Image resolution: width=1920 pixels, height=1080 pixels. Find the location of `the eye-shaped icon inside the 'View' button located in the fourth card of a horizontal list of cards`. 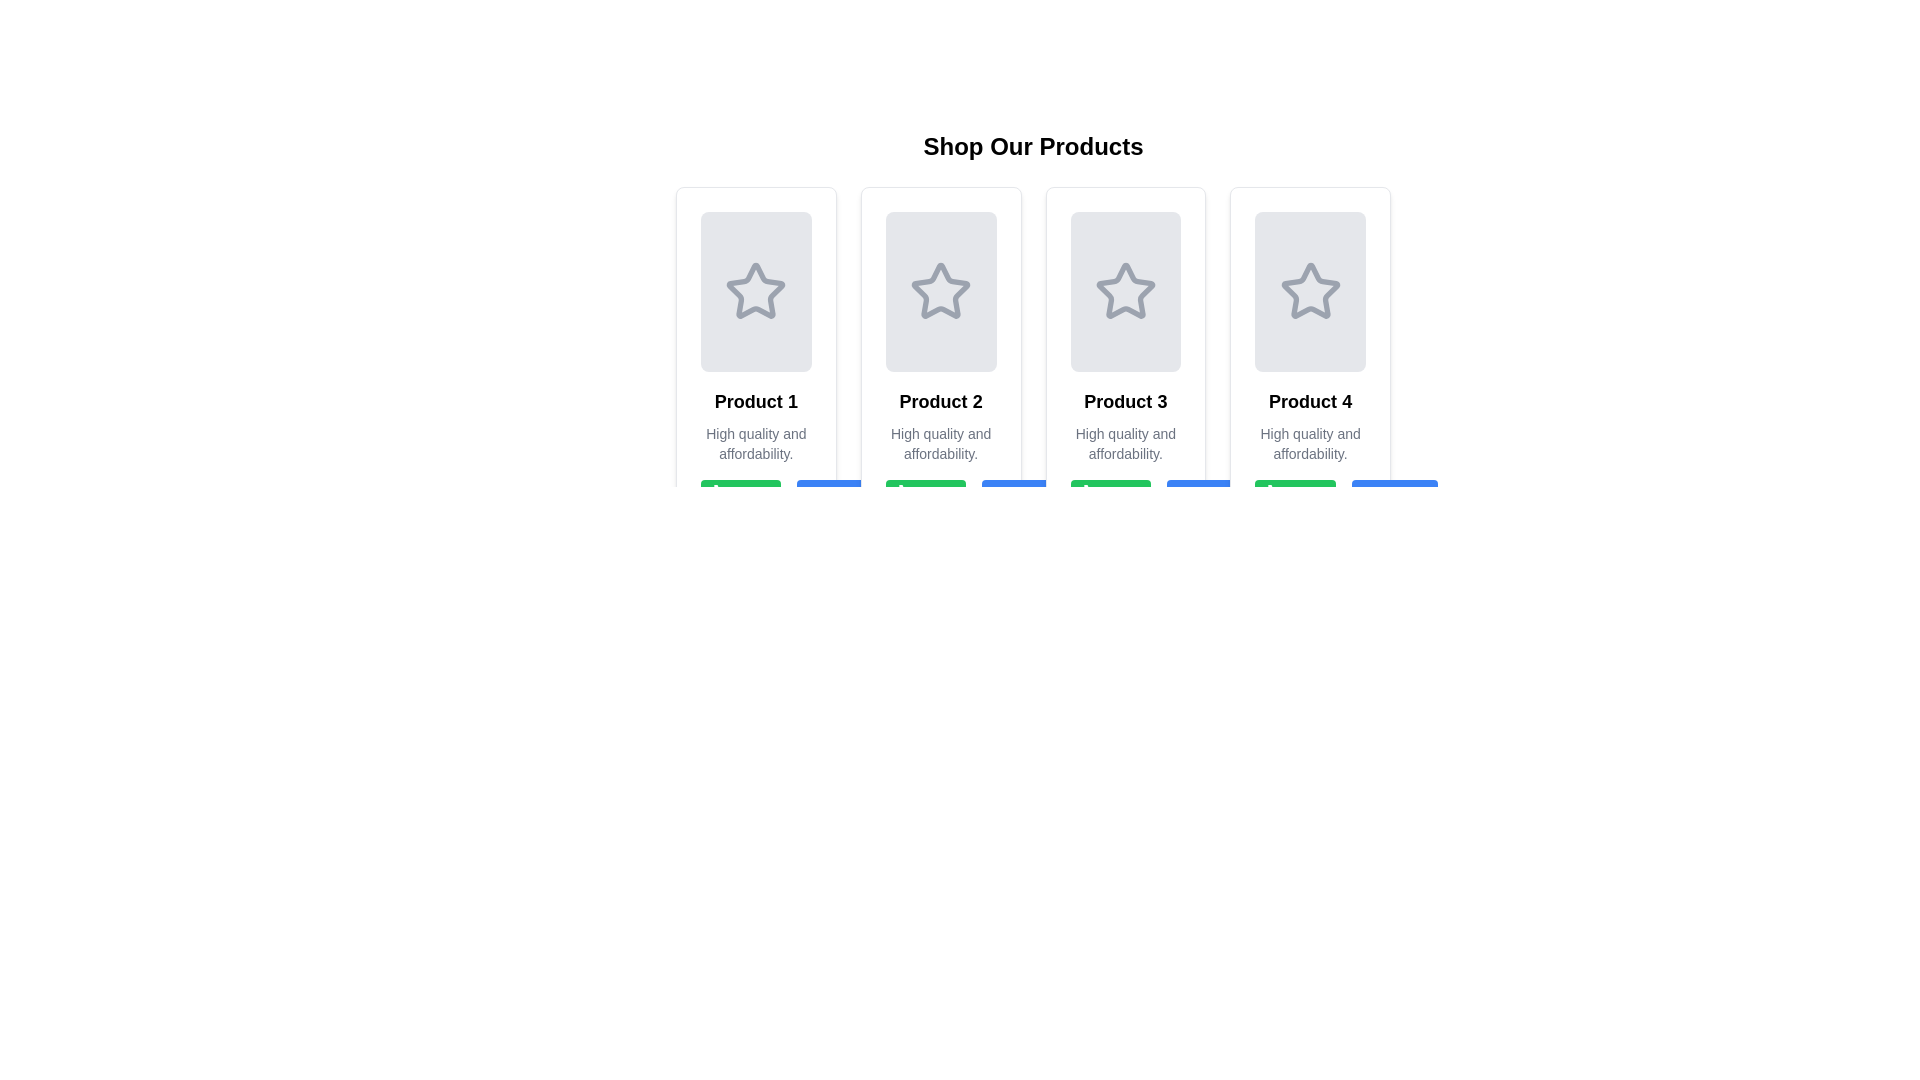

the eye-shaped icon inside the 'View' button located in the fourth card of a horizontal list of cards is located at coordinates (1190, 495).